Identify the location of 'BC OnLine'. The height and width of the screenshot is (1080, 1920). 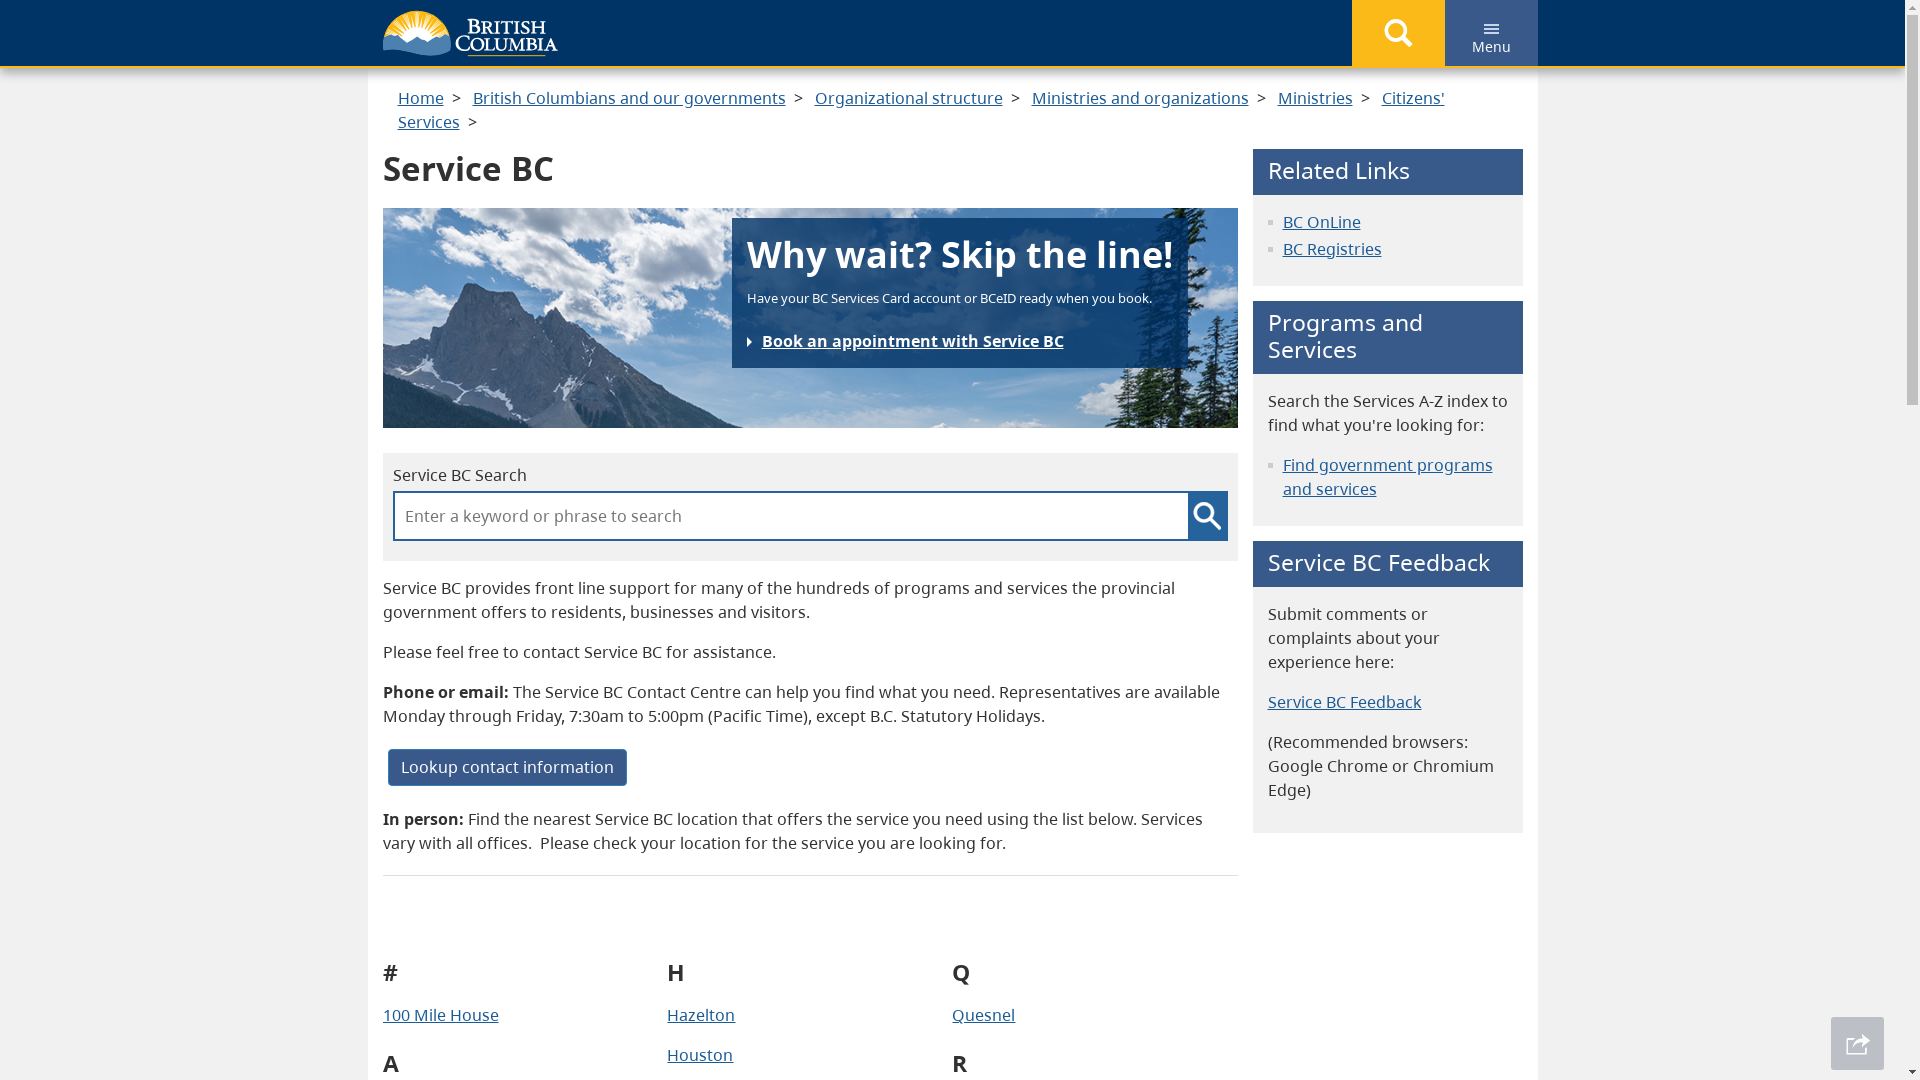
(1281, 222).